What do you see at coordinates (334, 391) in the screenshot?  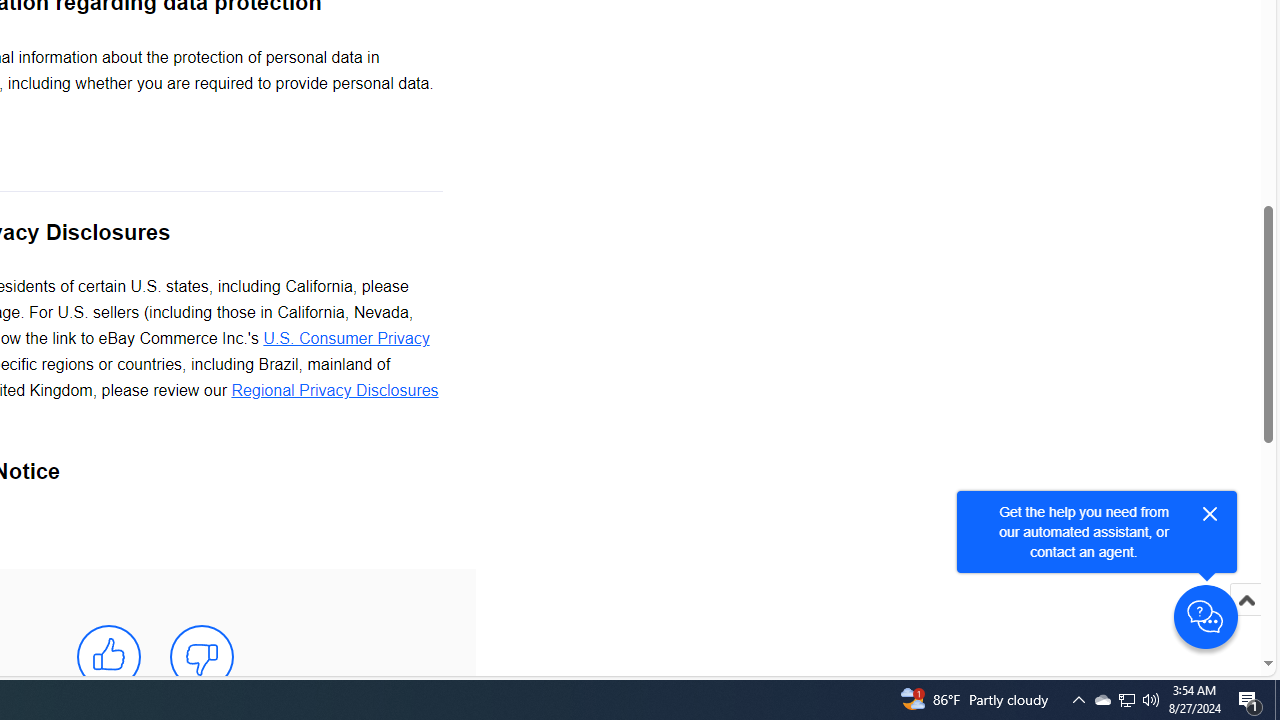 I see `'Regional Privacy Disclosures - opens in new window or tab'` at bounding box center [334, 391].